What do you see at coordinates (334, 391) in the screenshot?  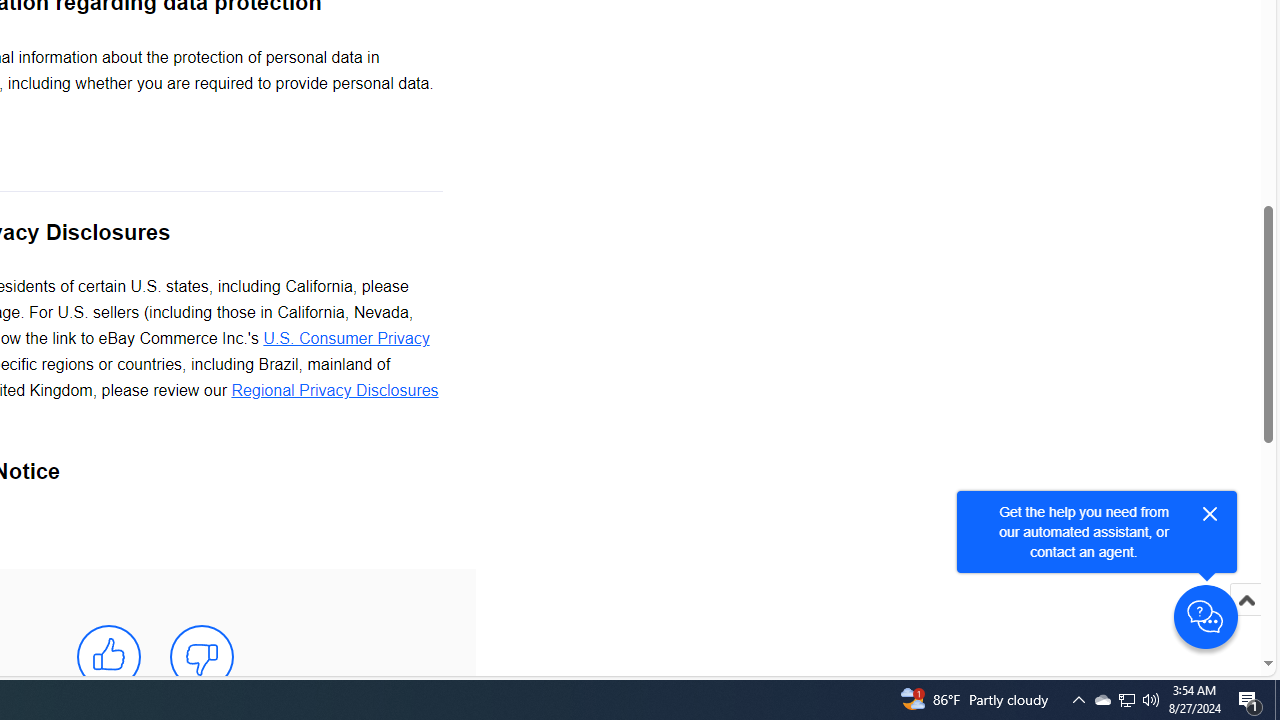 I see `'Regional Privacy Disclosures - opens in new window or tab'` at bounding box center [334, 391].